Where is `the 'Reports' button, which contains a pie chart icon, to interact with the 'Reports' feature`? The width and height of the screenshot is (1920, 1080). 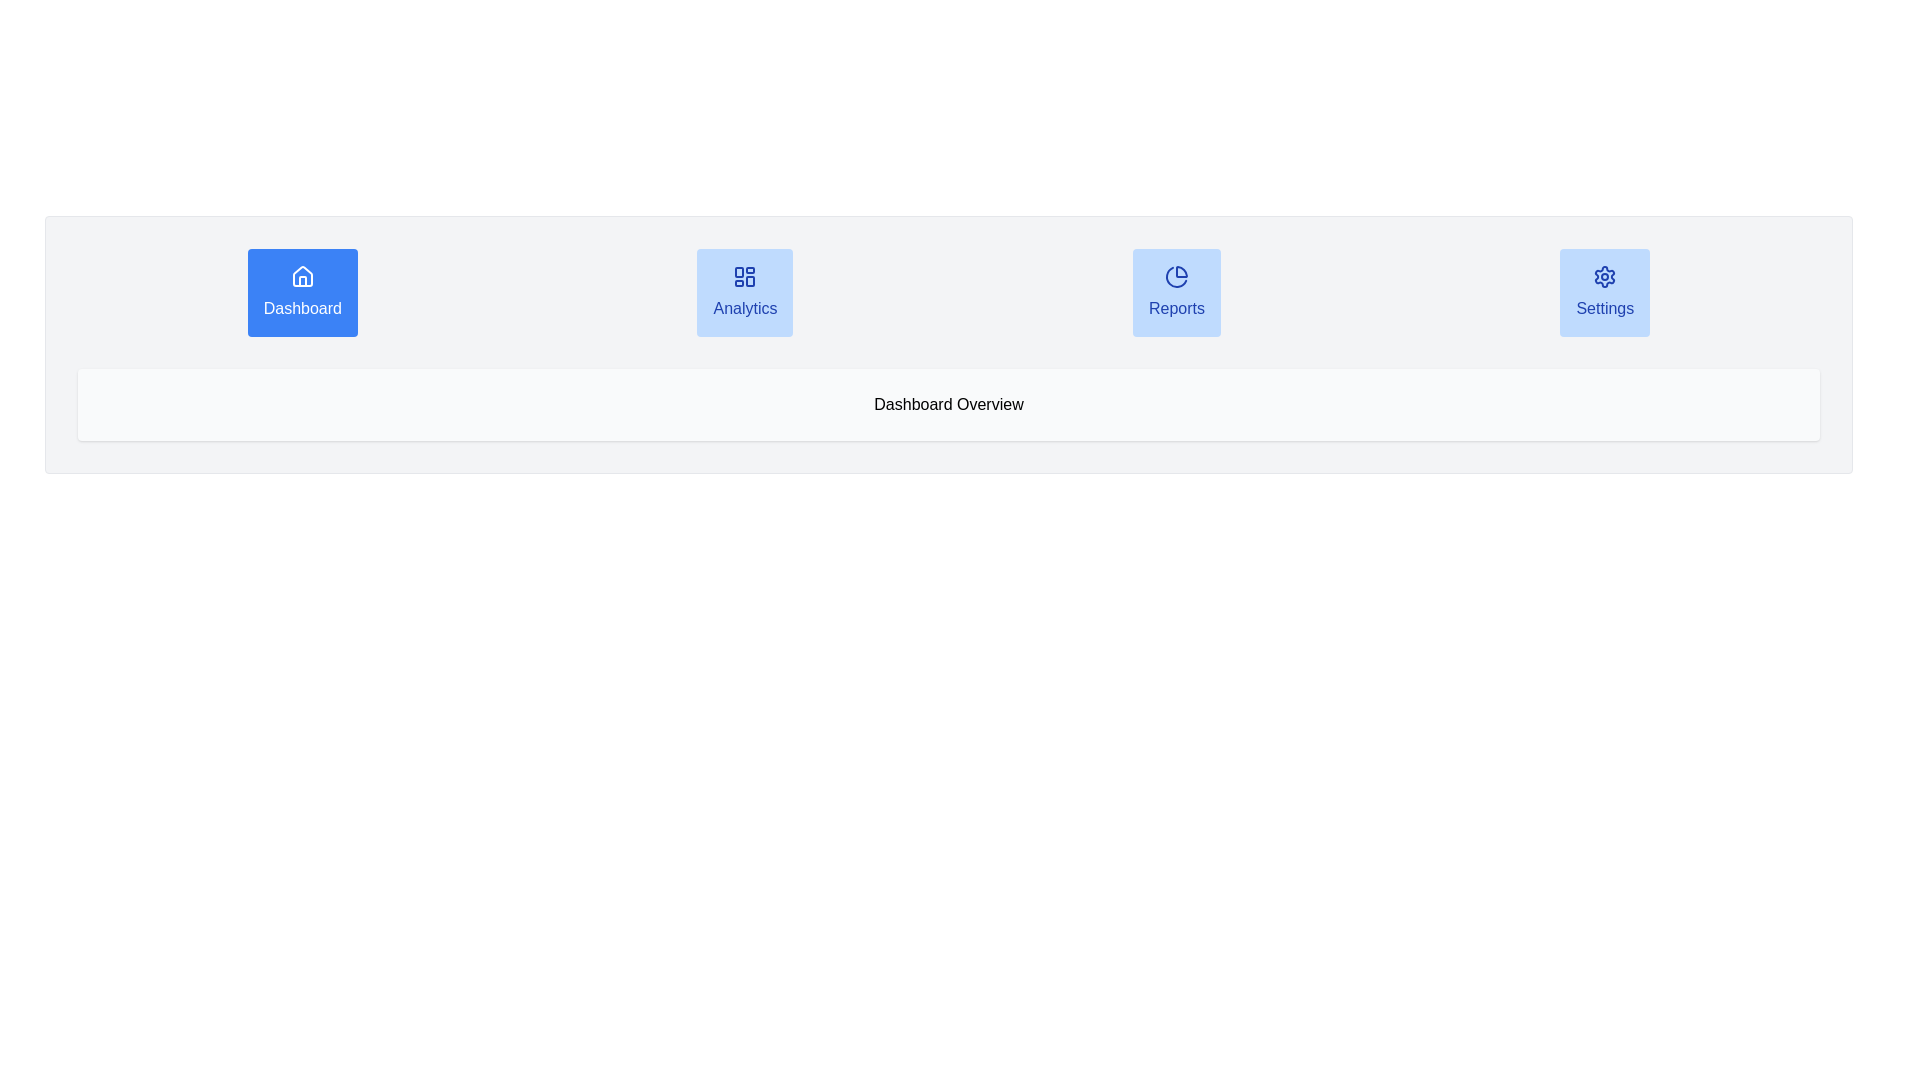
the 'Reports' button, which contains a pie chart icon, to interact with the 'Reports' feature is located at coordinates (1176, 277).